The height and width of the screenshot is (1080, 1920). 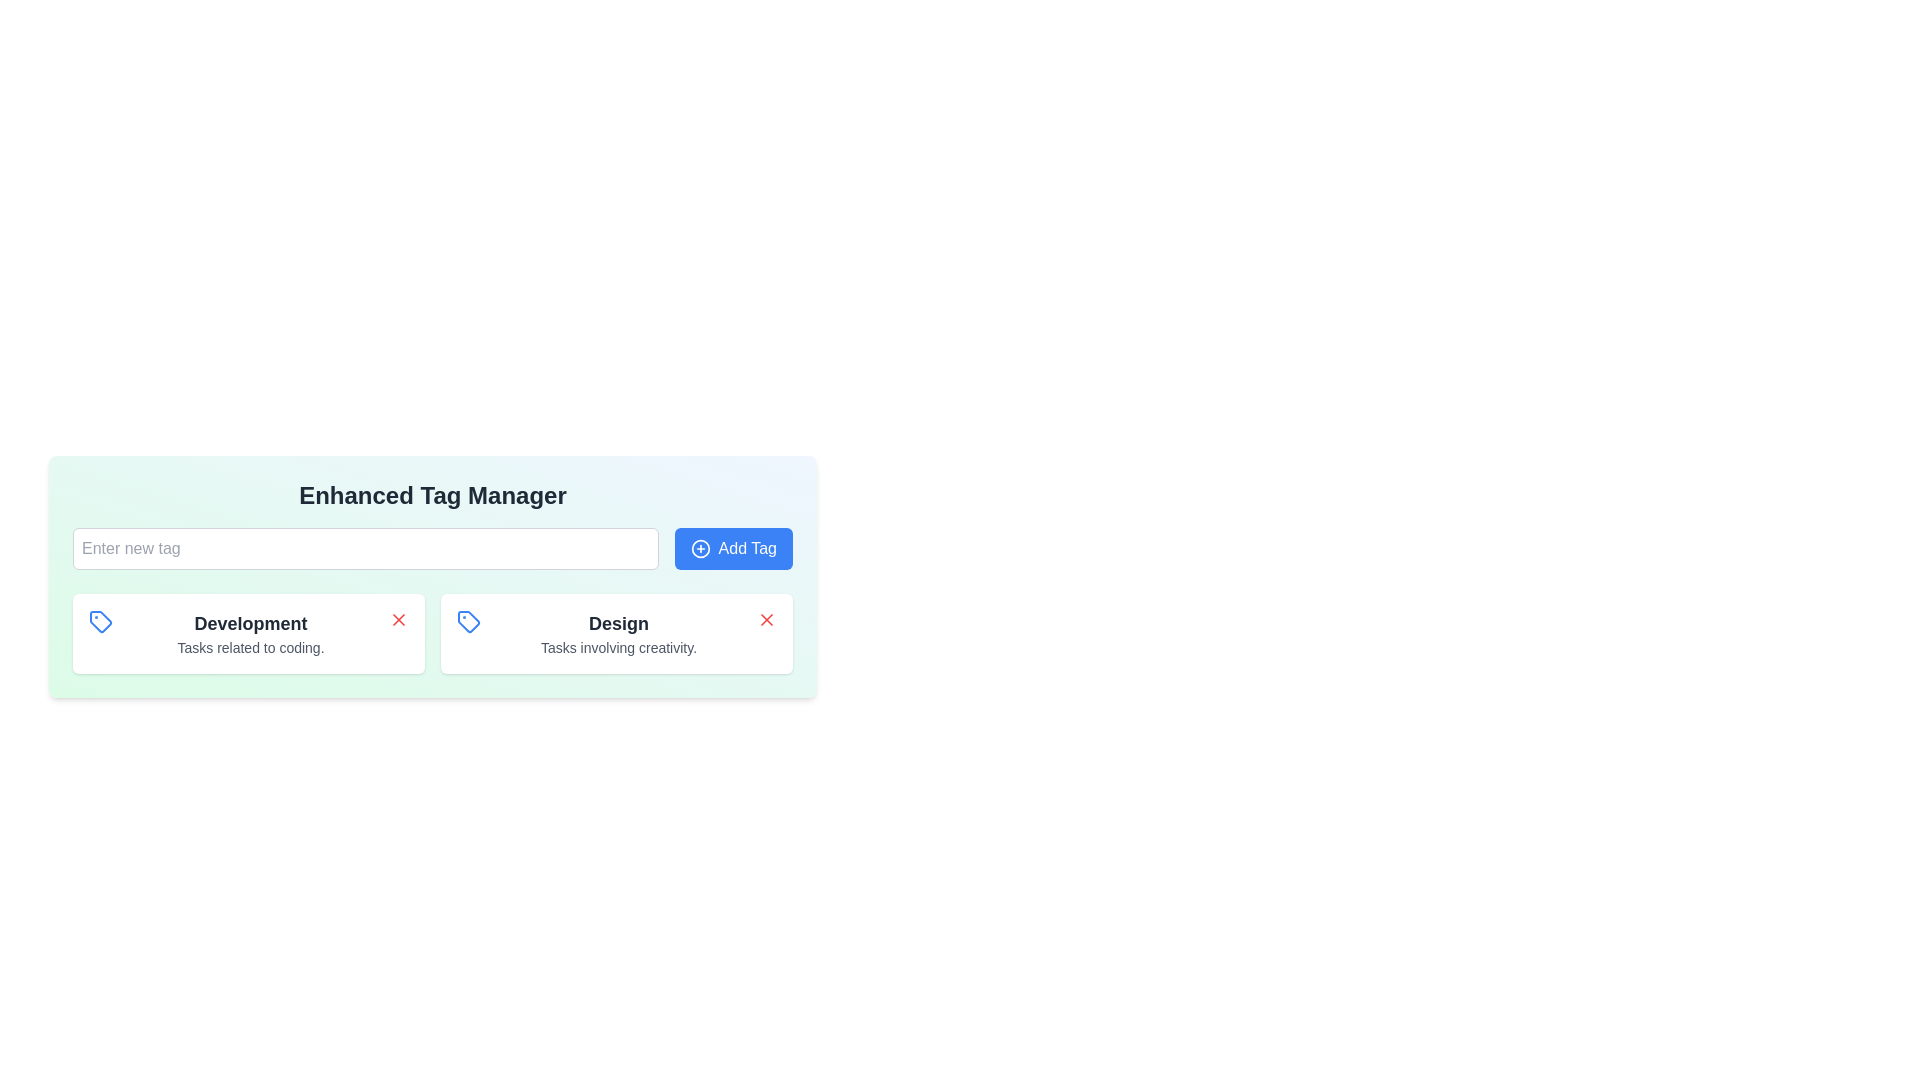 I want to click on the label displaying 'Tasks involving creativity.' which is located below the 'Design' text in the Design section, so click(x=618, y=648).